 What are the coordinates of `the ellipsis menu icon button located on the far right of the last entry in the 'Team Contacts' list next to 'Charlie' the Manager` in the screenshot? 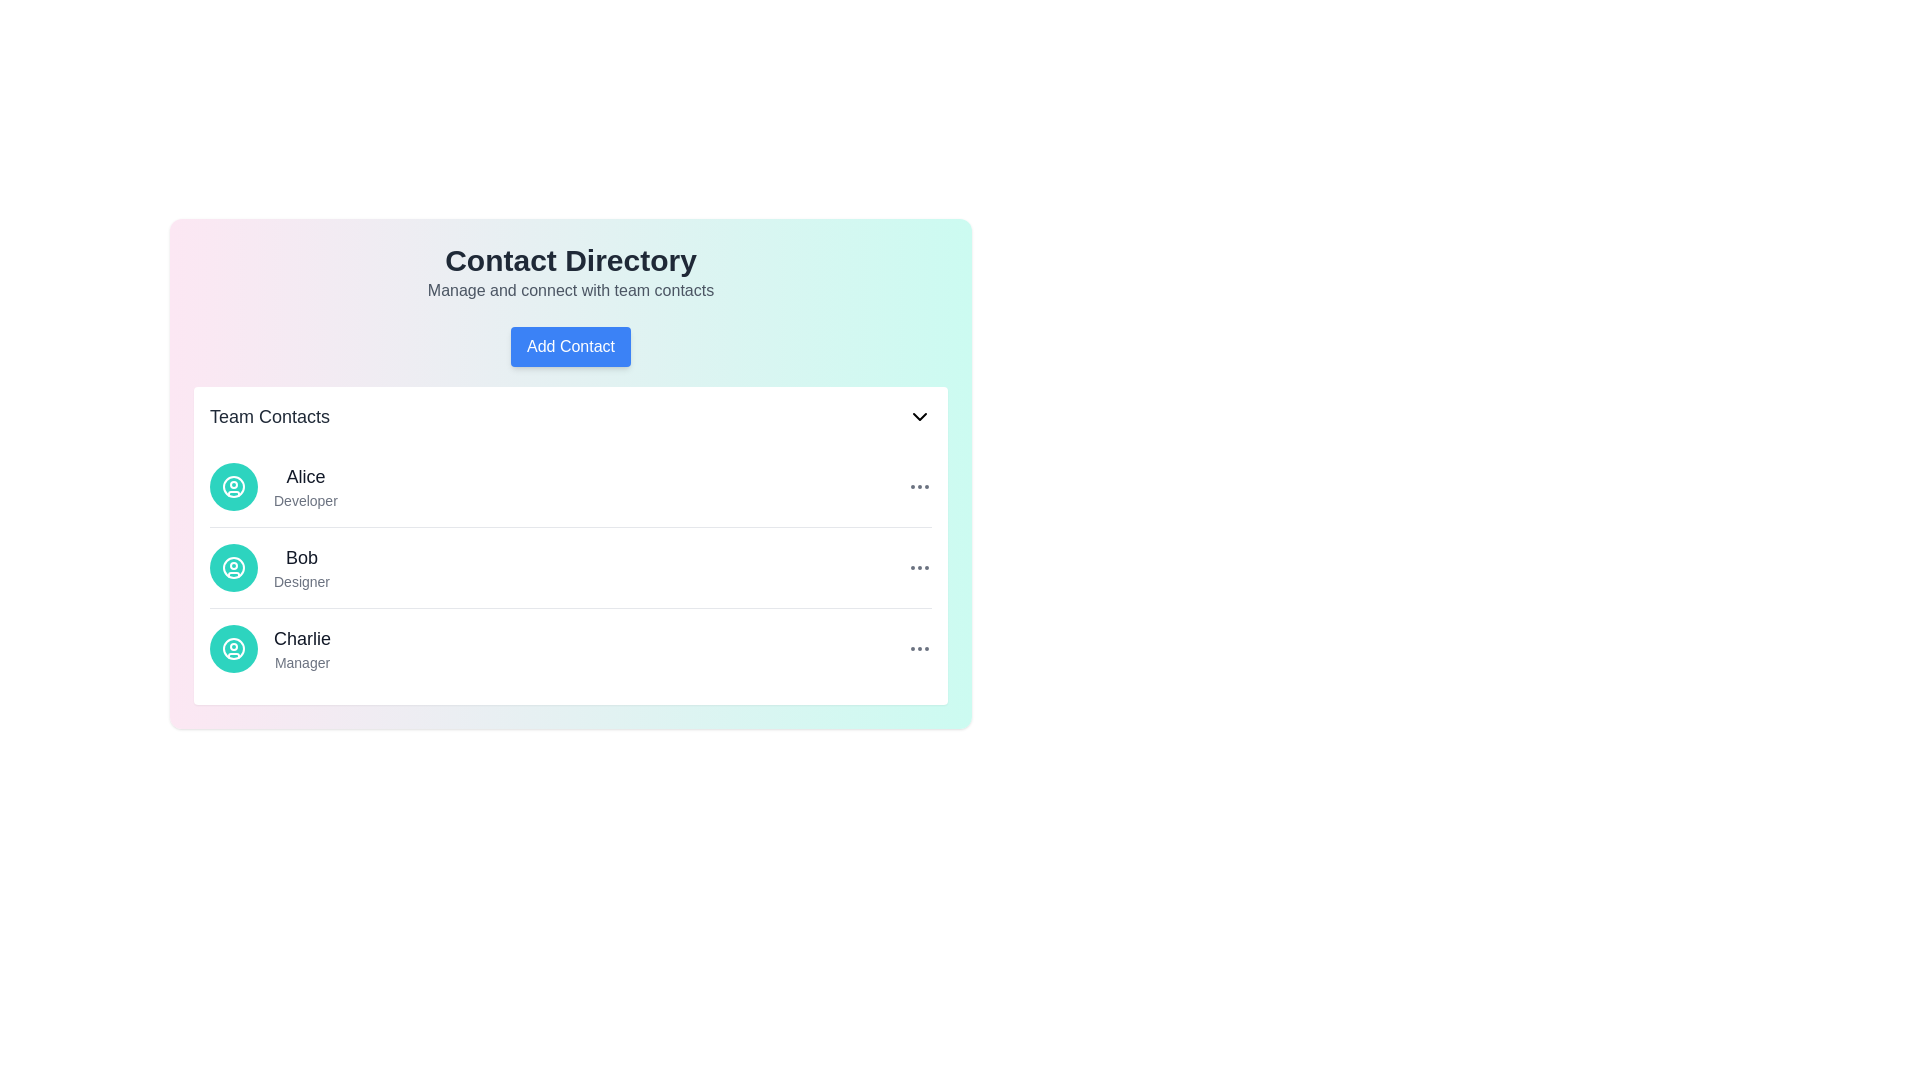 It's located at (919, 648).